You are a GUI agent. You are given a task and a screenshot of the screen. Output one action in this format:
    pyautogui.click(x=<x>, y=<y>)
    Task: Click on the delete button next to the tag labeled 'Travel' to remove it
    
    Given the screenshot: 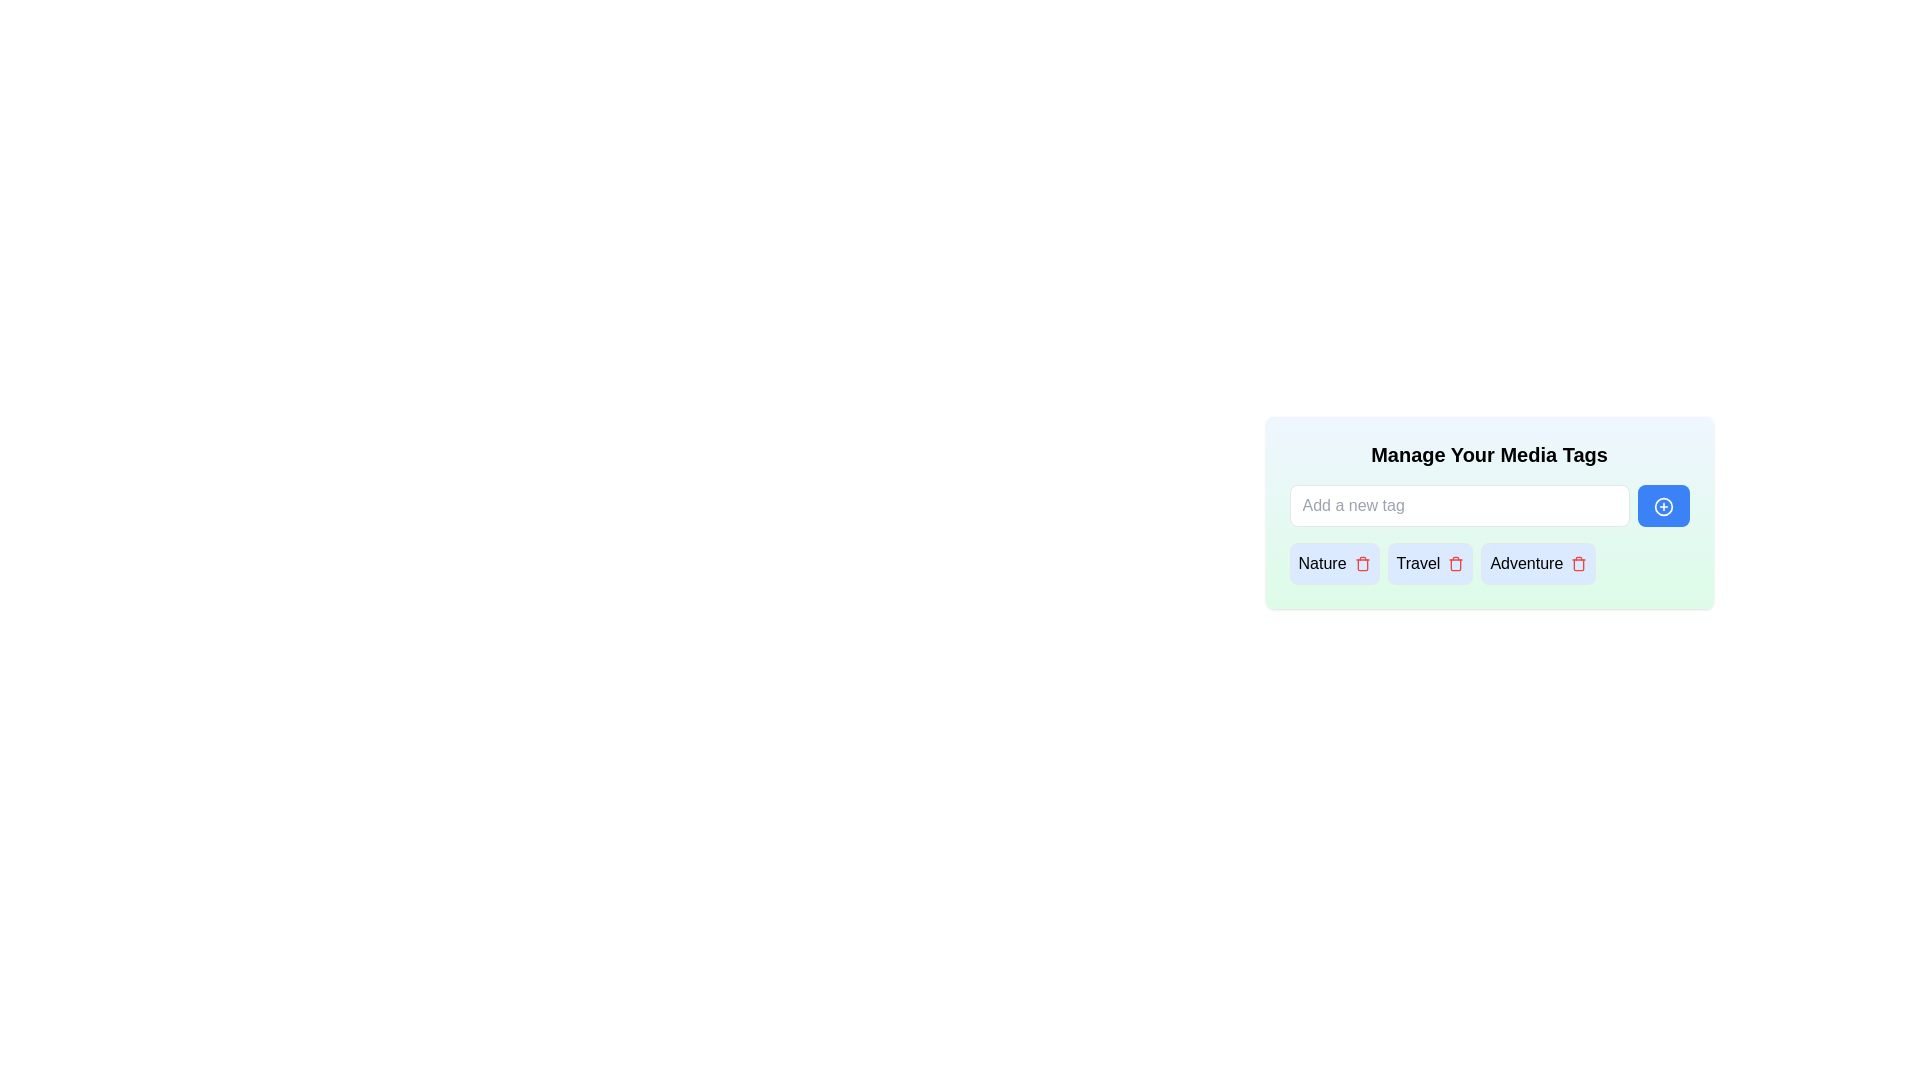 What is the action you would take?
    pyautogui.click(x=1456, y=563)
    